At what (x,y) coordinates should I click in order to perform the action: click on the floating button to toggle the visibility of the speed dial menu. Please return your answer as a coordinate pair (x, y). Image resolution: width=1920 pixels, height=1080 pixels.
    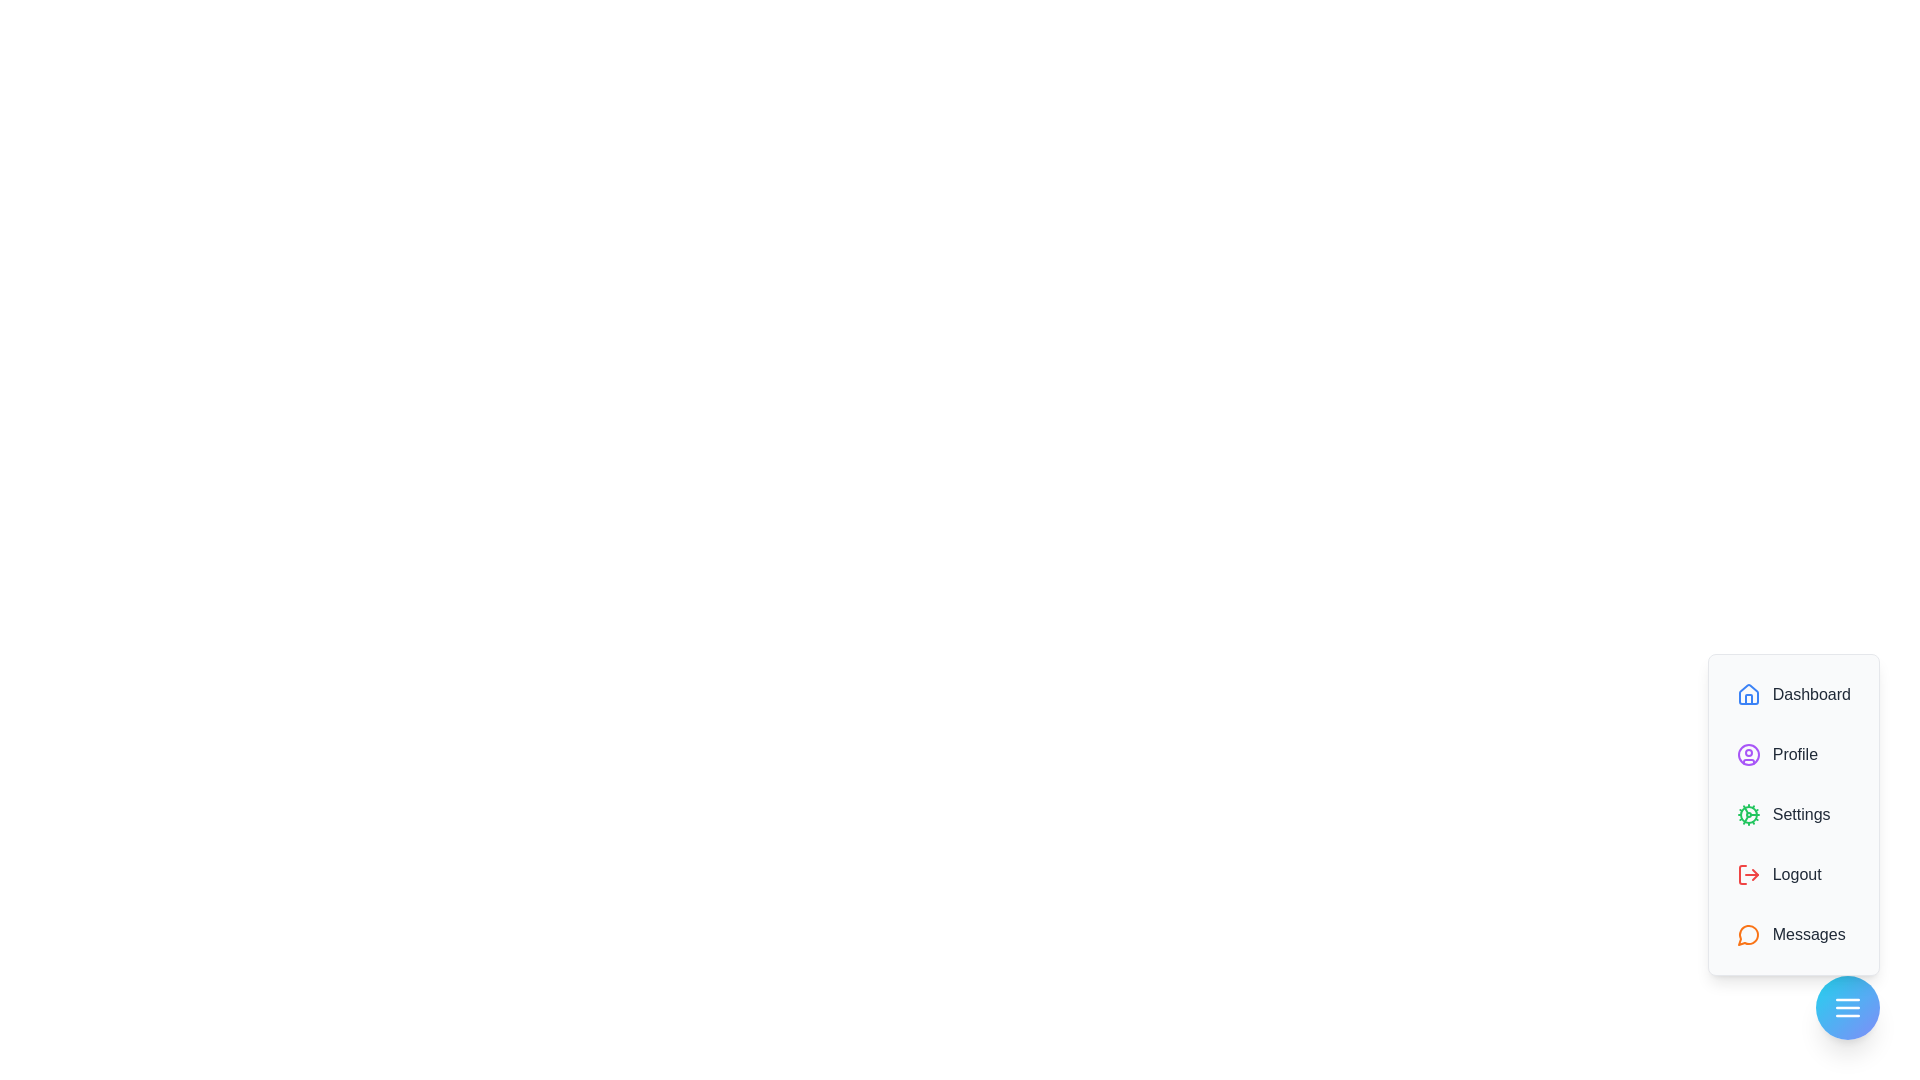
    Looking at the image, I should click on (1847, 1007).